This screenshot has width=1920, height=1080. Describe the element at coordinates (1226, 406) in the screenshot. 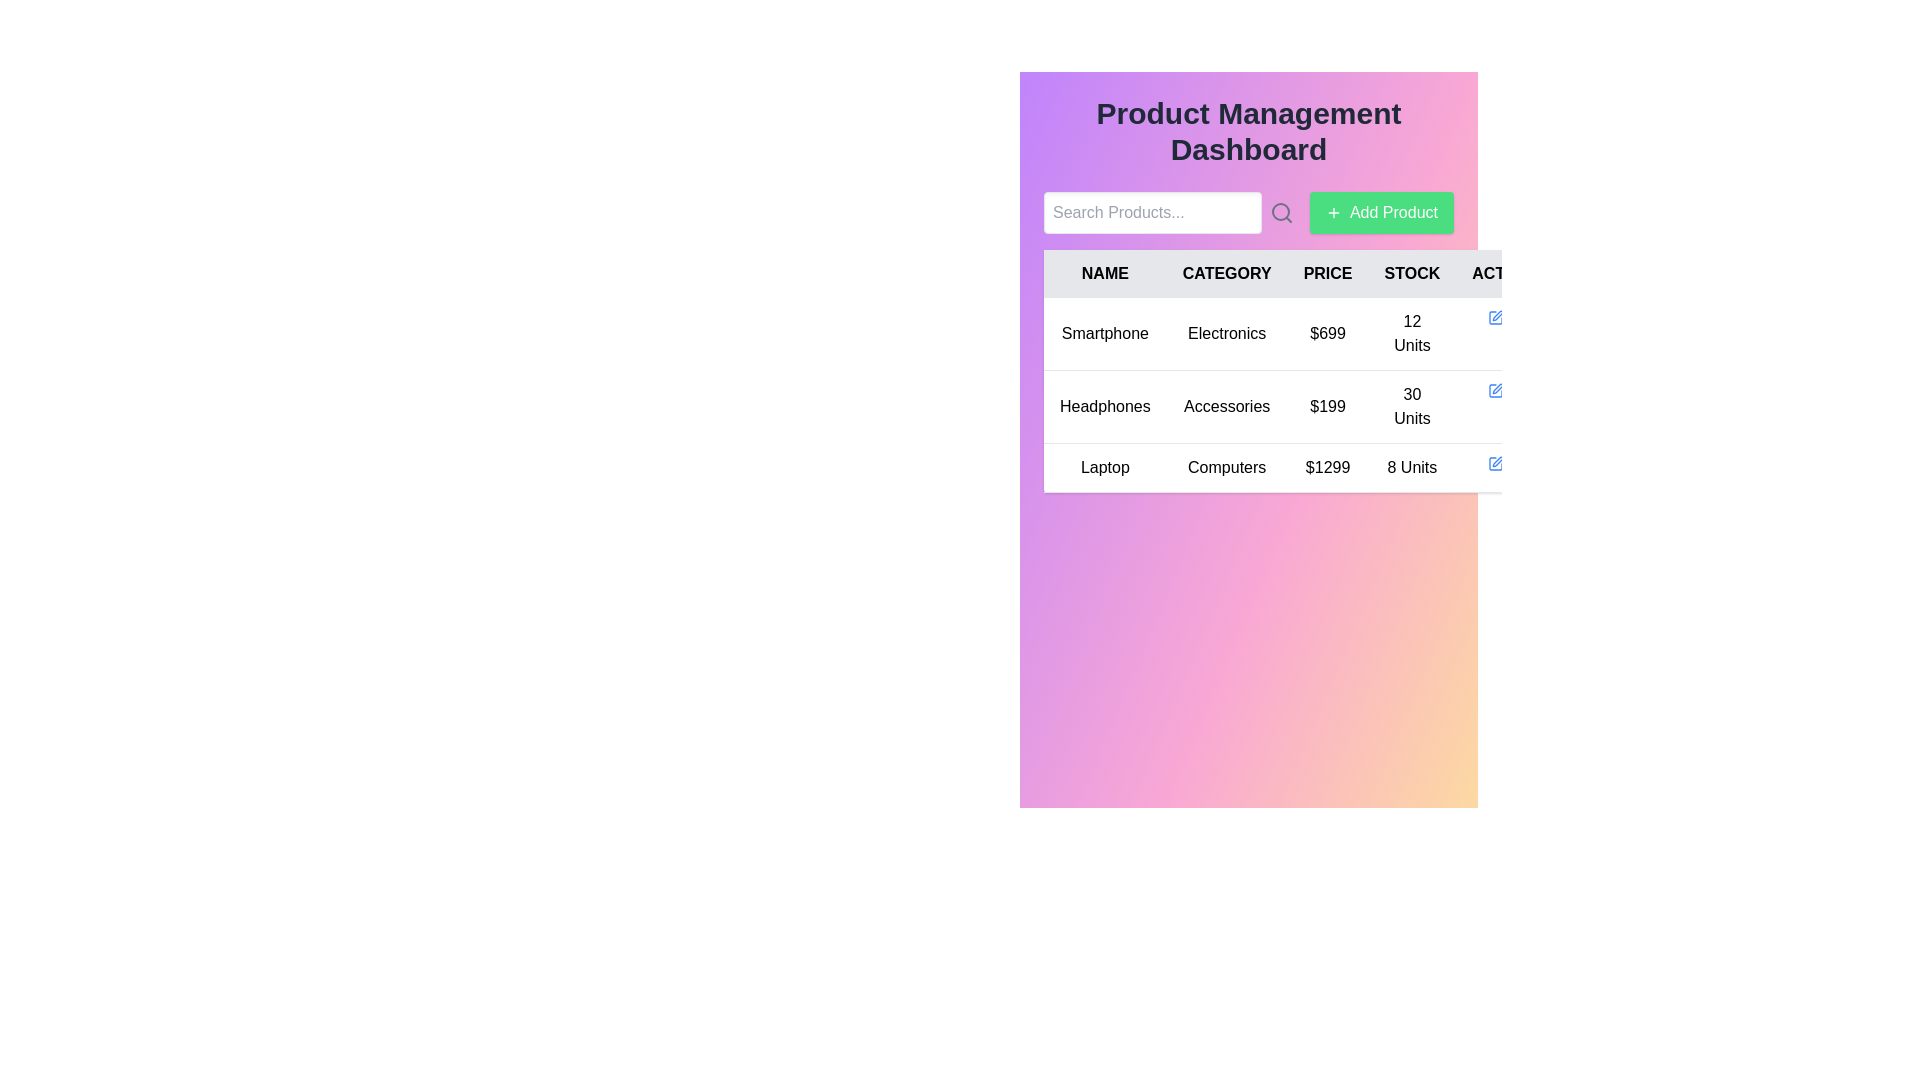

I see `the text label indicating that 'Headphones' belongs to the 'Accessories' category, located in the second row and second column of the table under the 'CATEGORY' column` at that location.